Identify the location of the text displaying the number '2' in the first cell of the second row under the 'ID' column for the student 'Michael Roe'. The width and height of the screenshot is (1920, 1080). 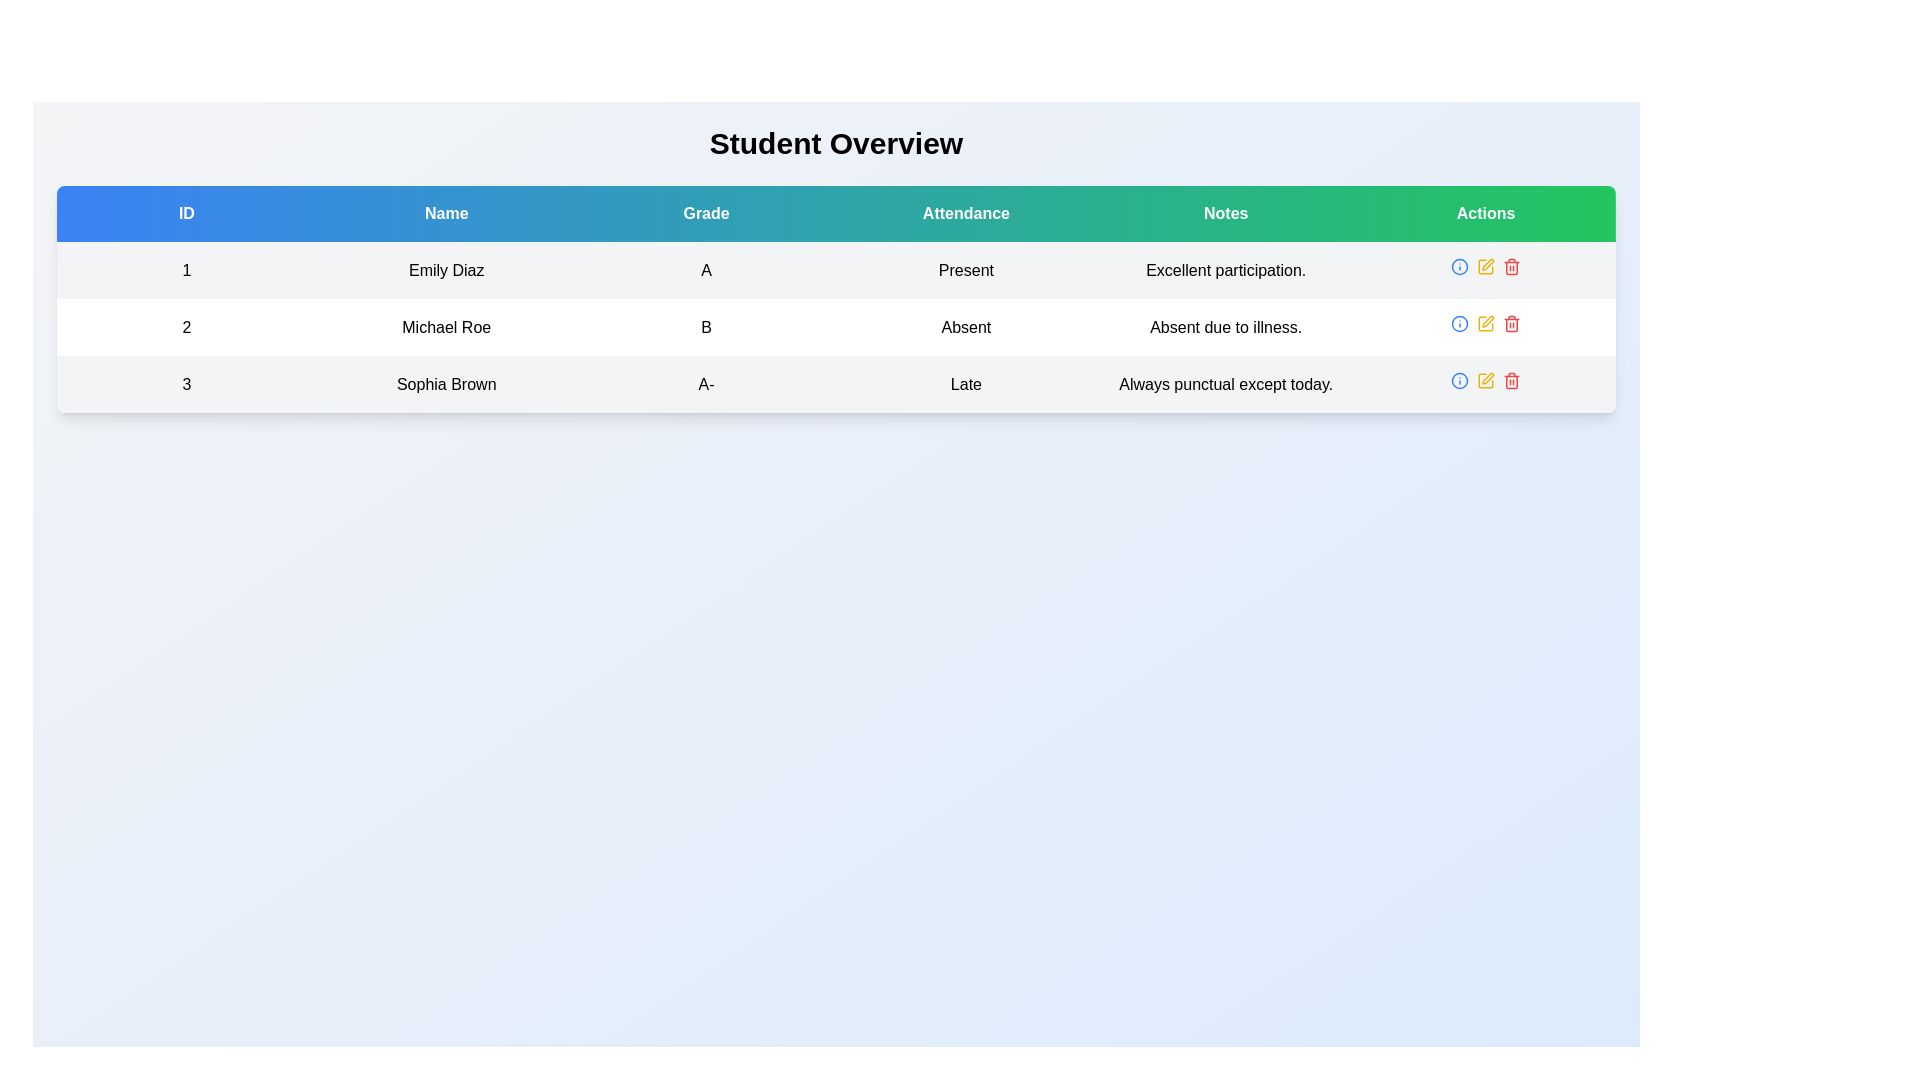
(186, 326).